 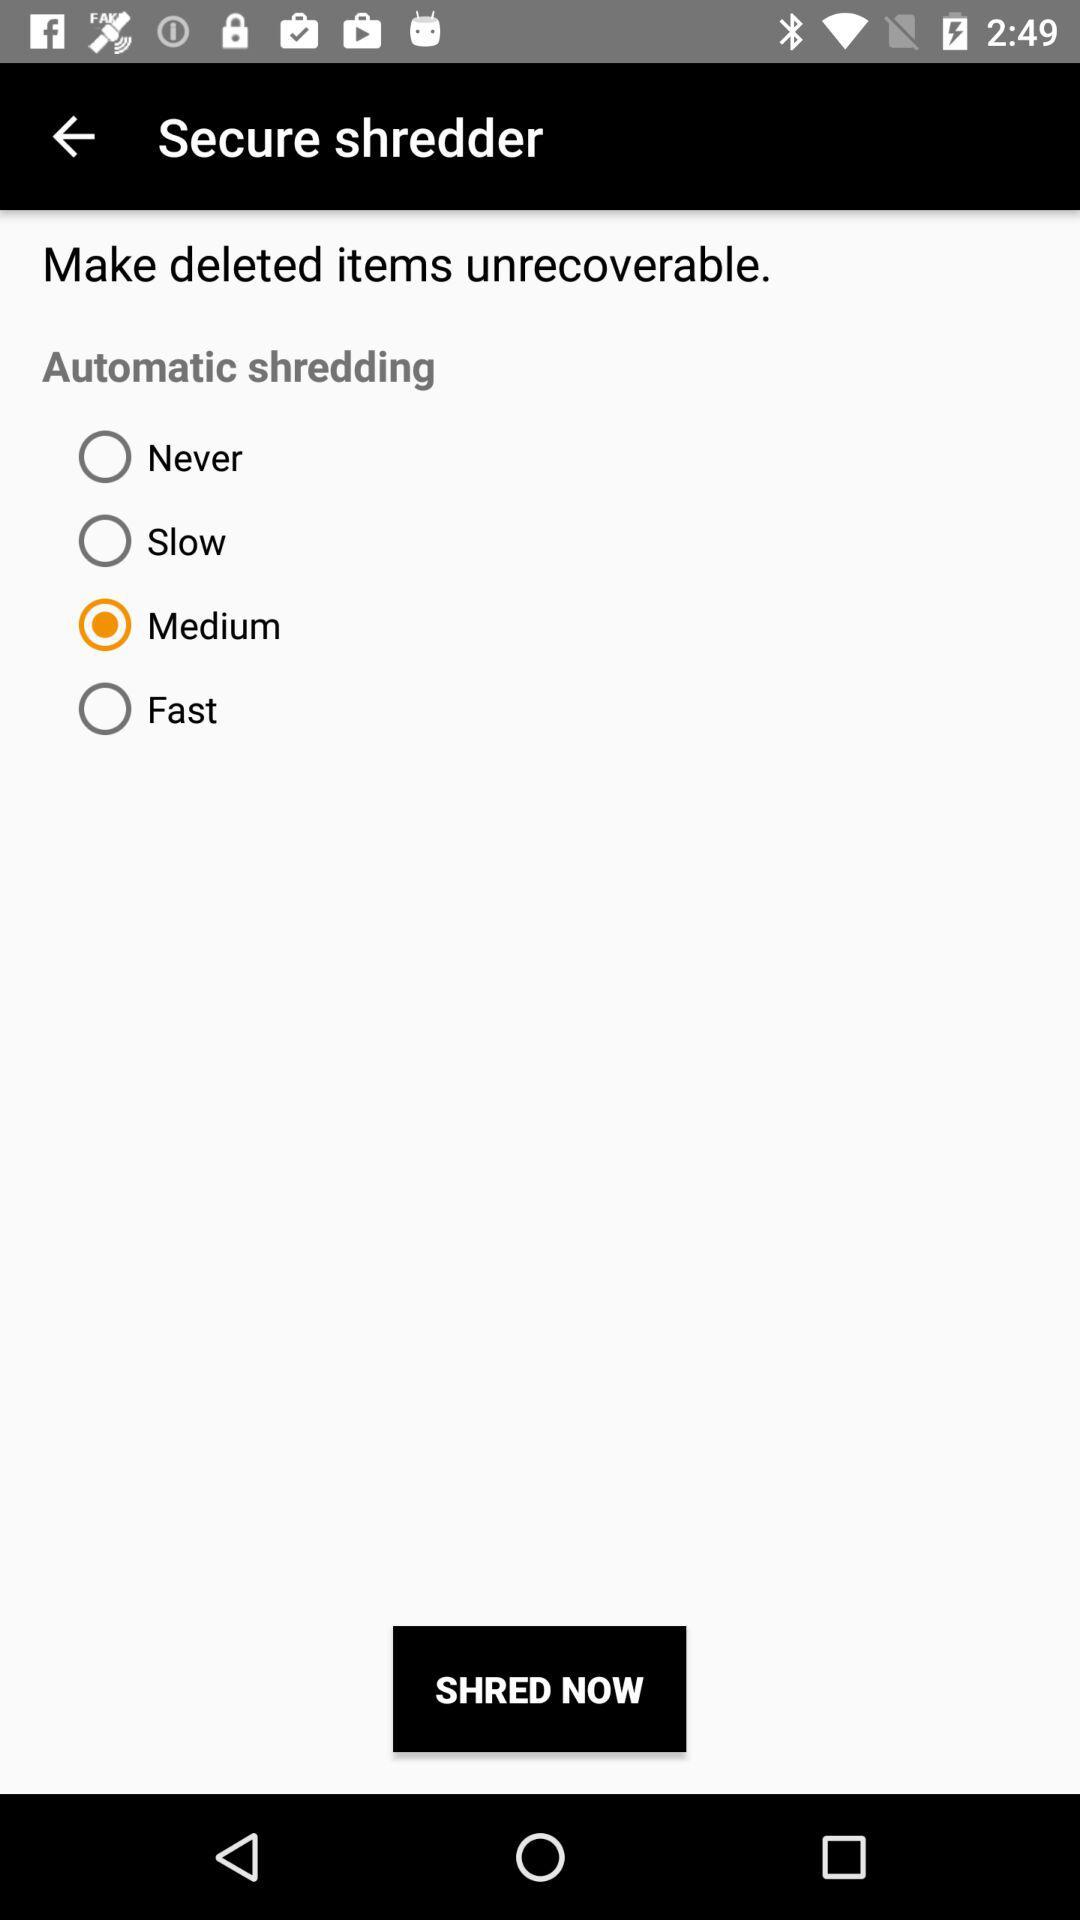 What do you see at coordinates (171, 623) in the screenshot?
I see `medium item` at bounding box center [171, 623].